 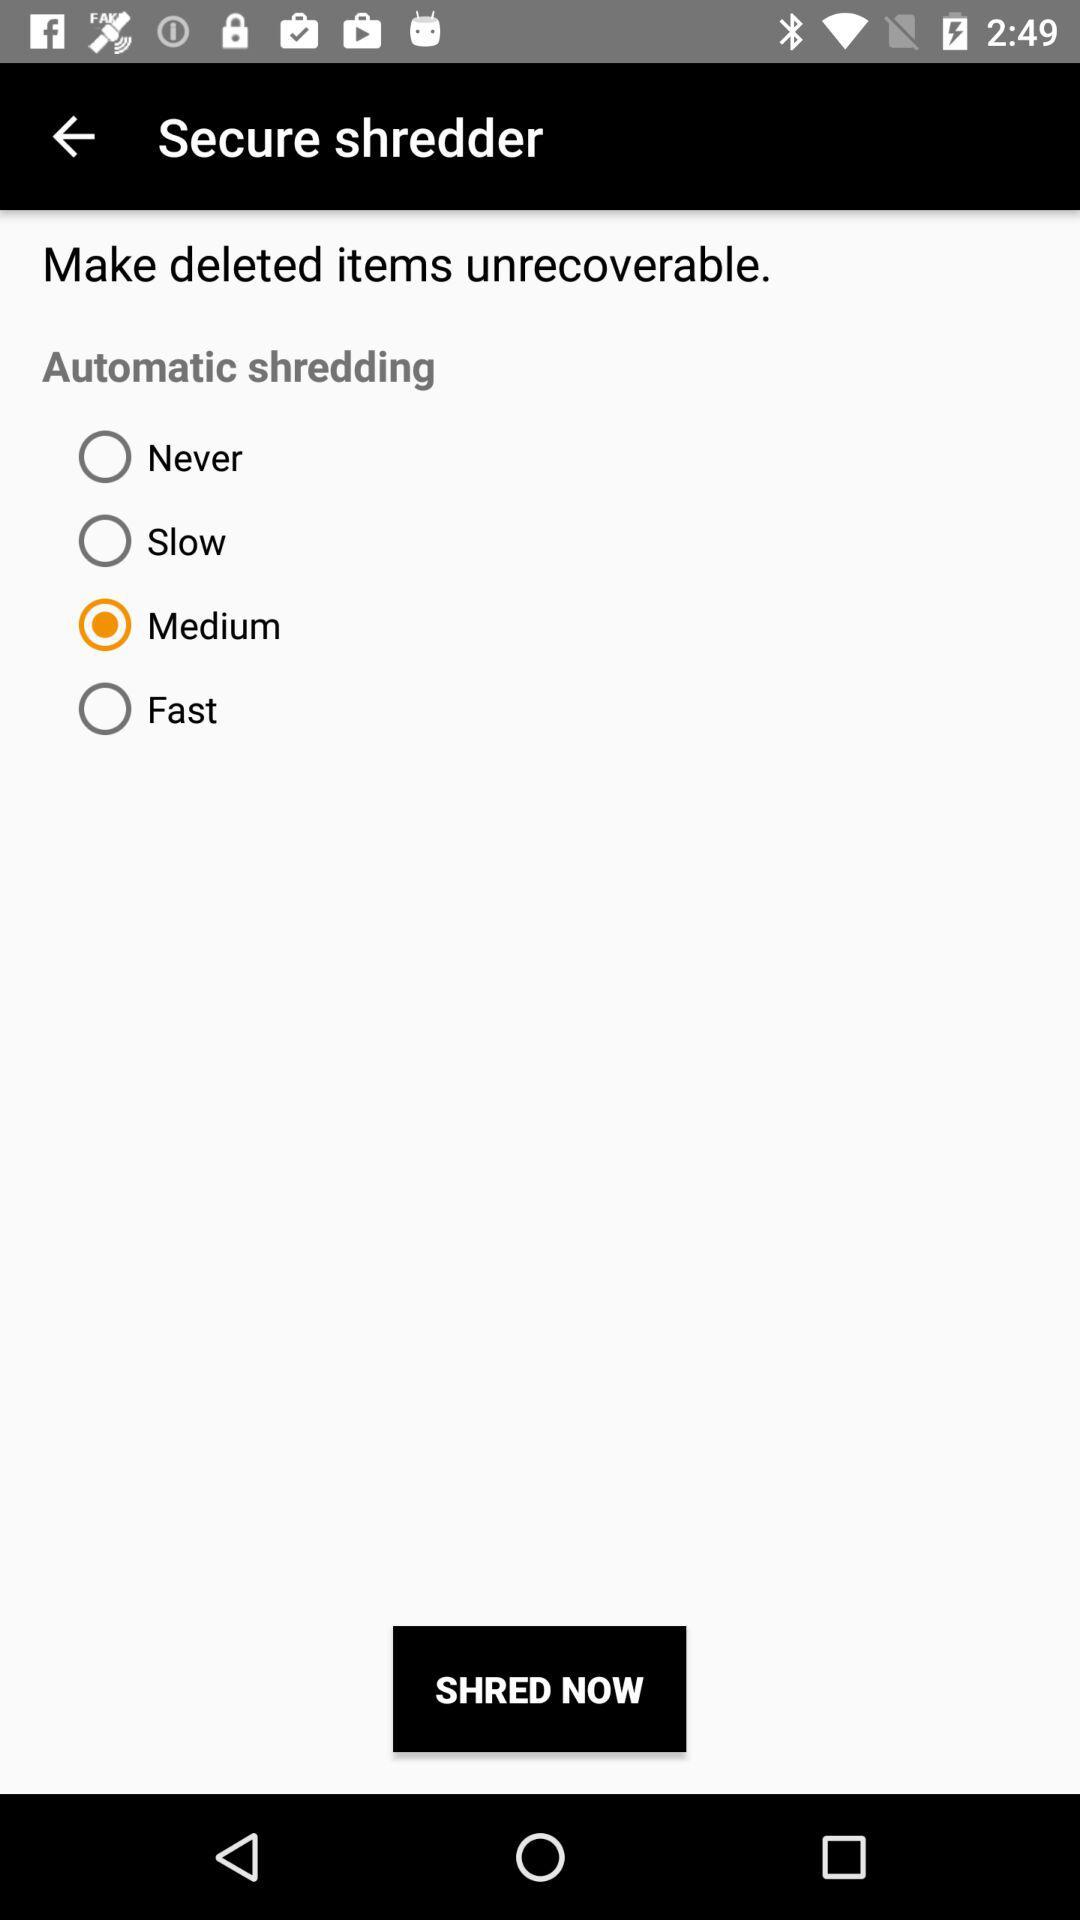 What do you see at coordinates (171, 623) in the screenshot?
I see `medium item` at bounding box center [171, 623].